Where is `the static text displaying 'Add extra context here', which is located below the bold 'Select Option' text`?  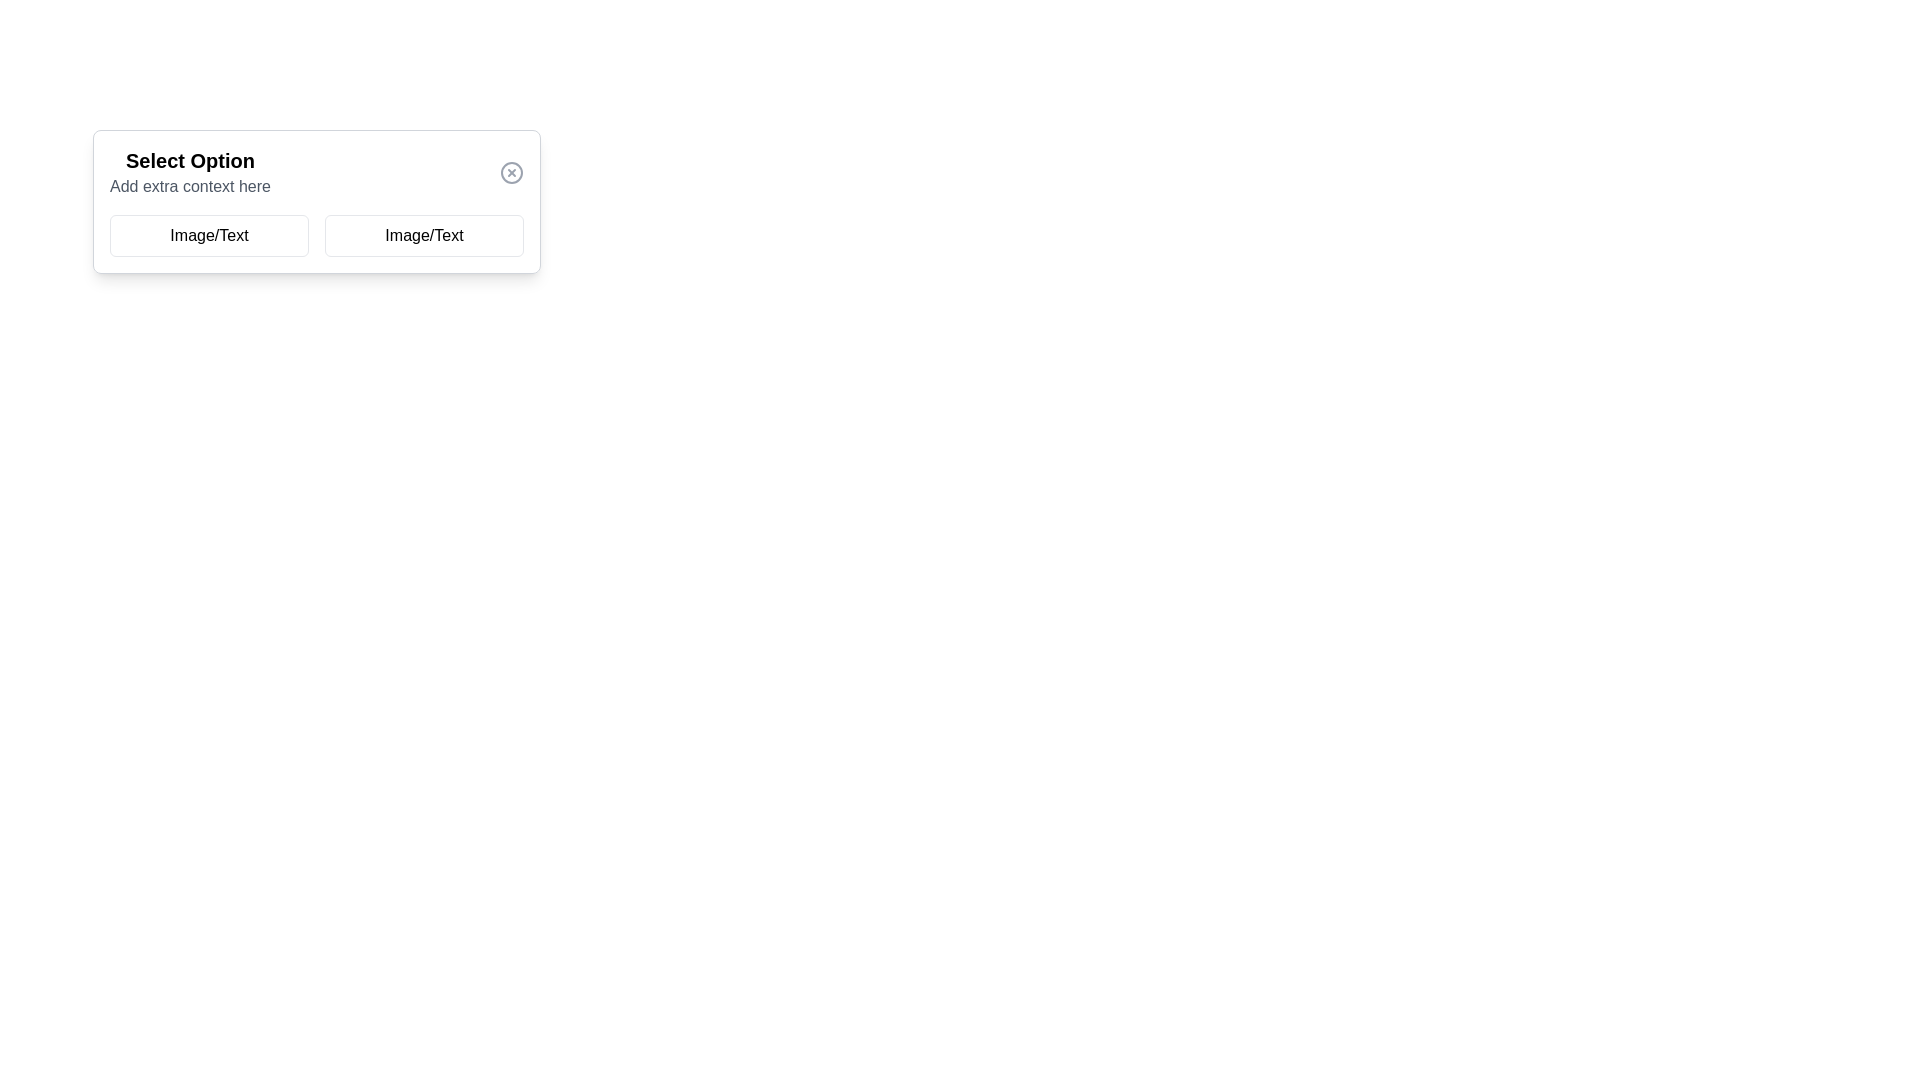 the static text displaying 'Add extra context here', which is located below the bold 'Select Option' text is located at coordinates (190, 186).